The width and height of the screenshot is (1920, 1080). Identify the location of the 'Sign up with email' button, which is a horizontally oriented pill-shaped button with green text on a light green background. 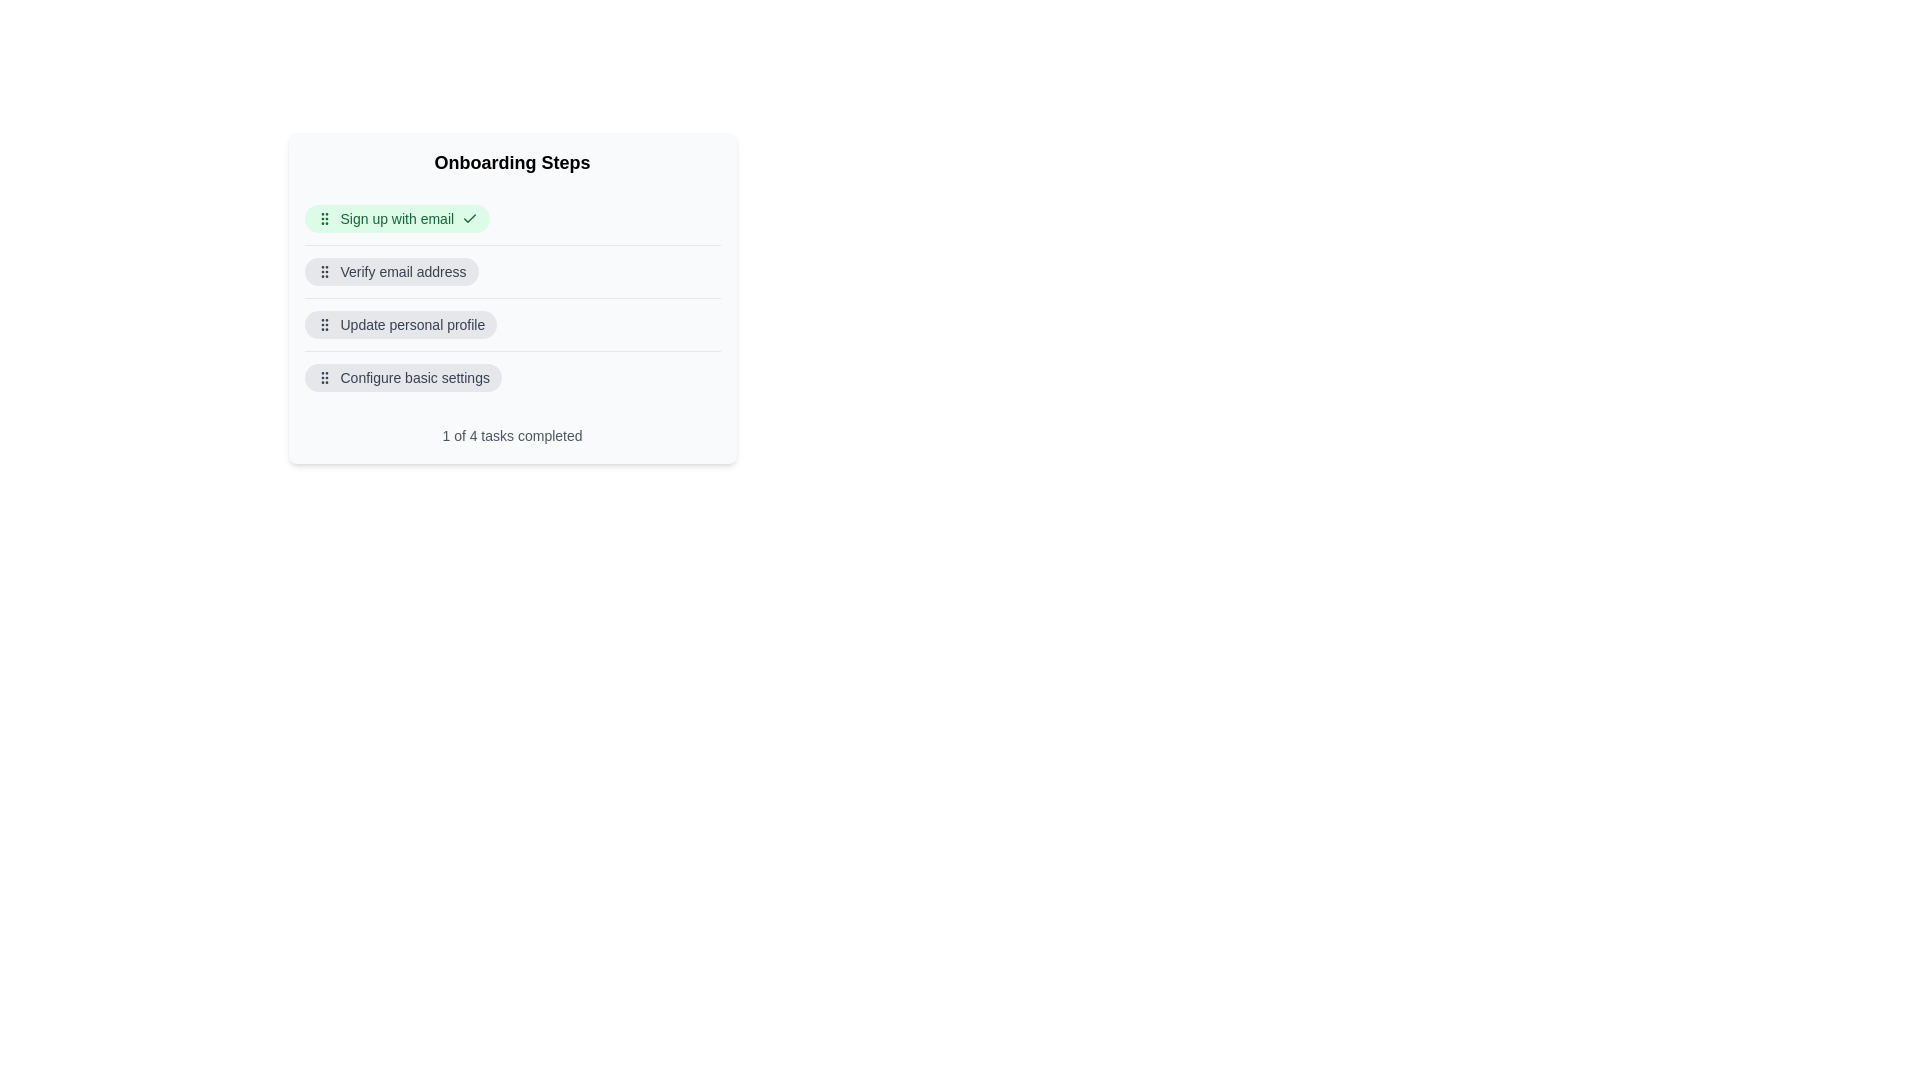
(397, 219).